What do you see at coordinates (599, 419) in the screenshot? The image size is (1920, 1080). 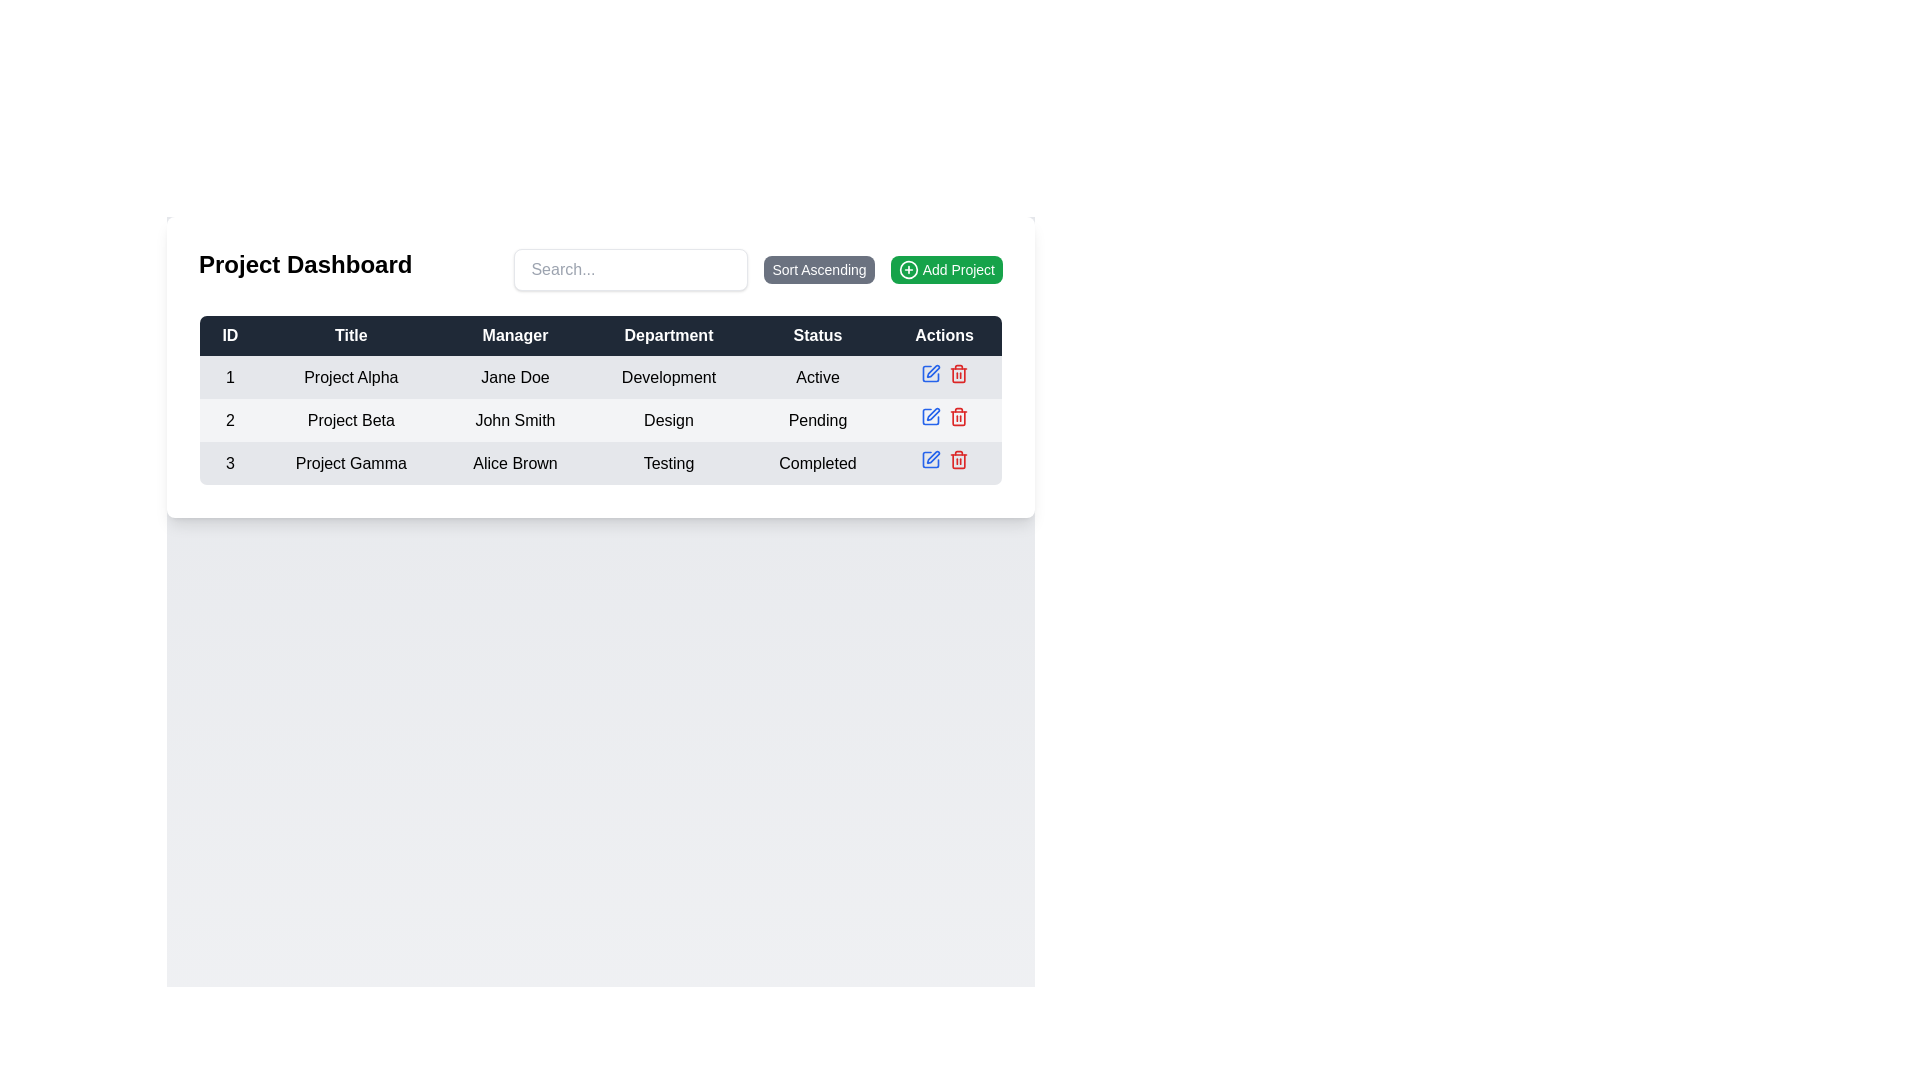 I see `the second row of the data table, which displays information including '2', 'Project Beta', 'John Smith', 'Design', and 'Pending'` at bounding box center [599, 419].